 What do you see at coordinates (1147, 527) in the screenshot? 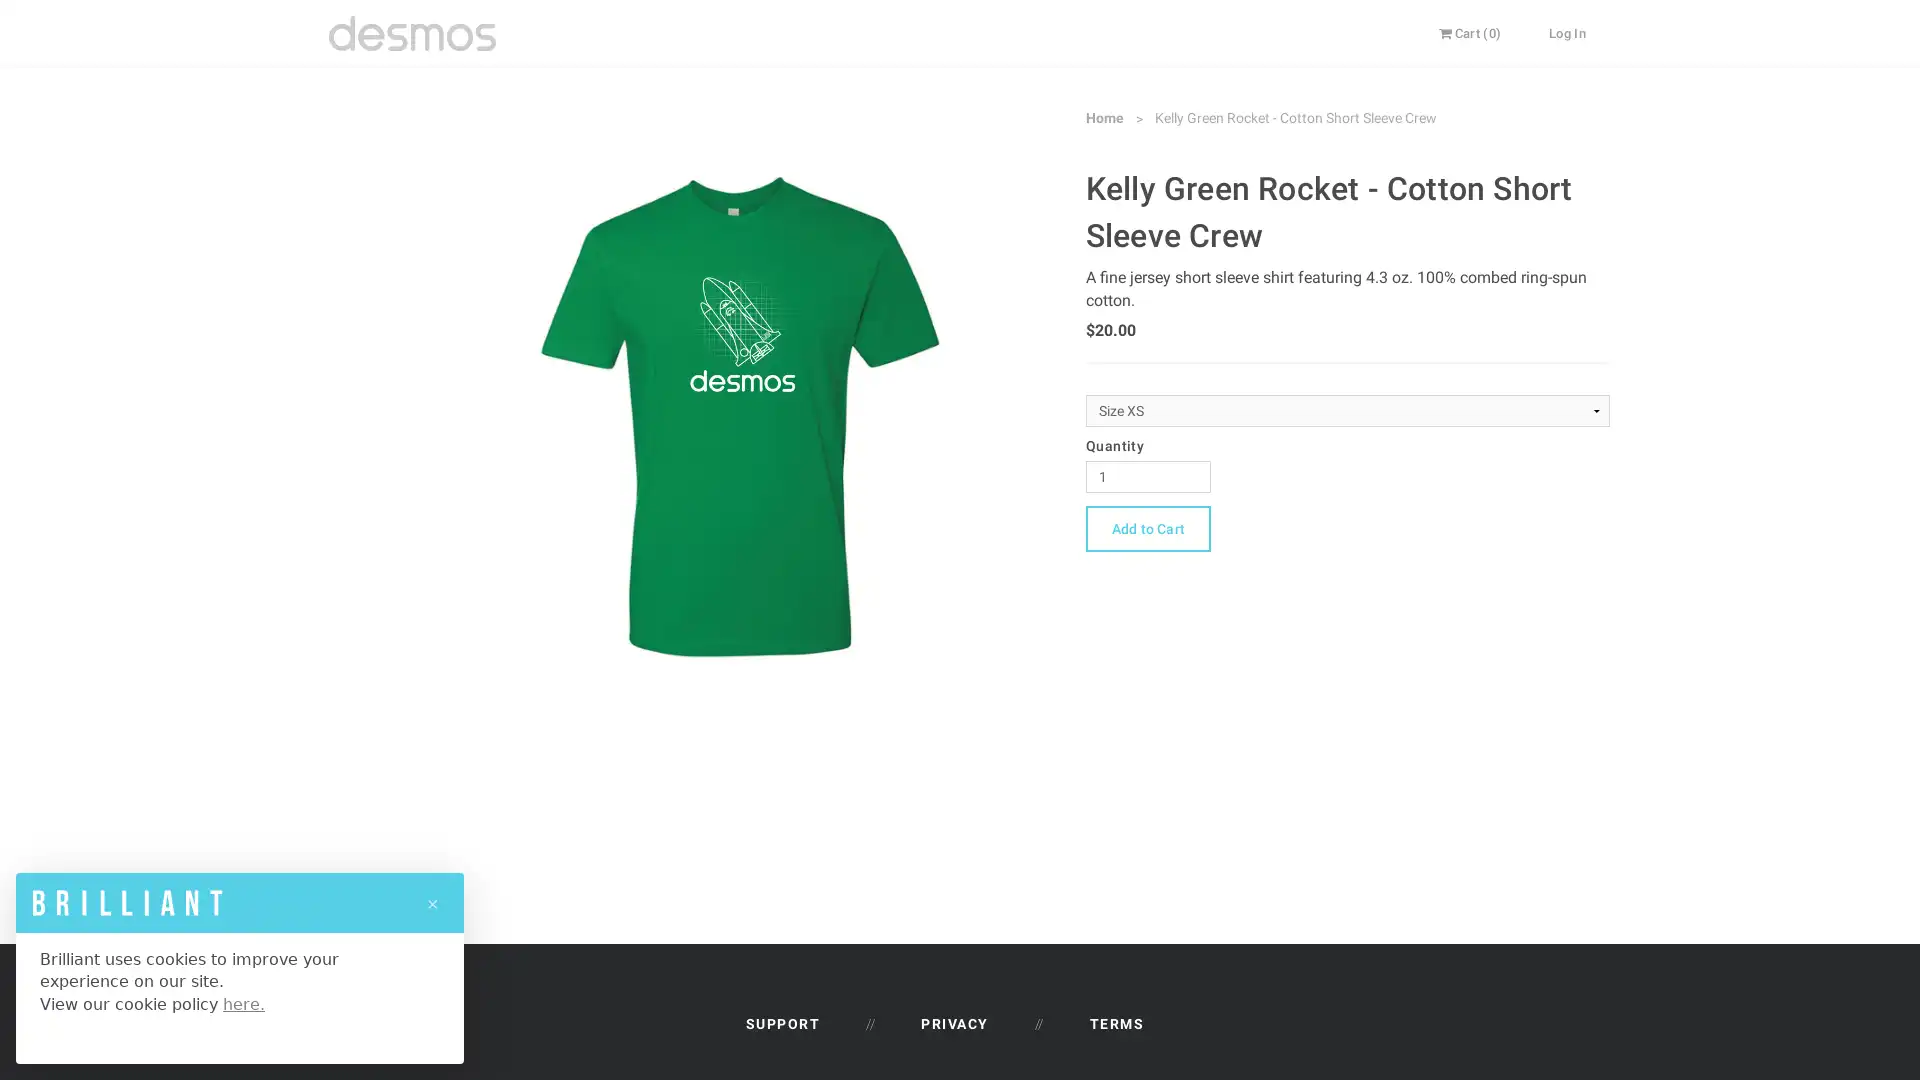
I see `Add to Cart` at bounding box center [1147, 527].